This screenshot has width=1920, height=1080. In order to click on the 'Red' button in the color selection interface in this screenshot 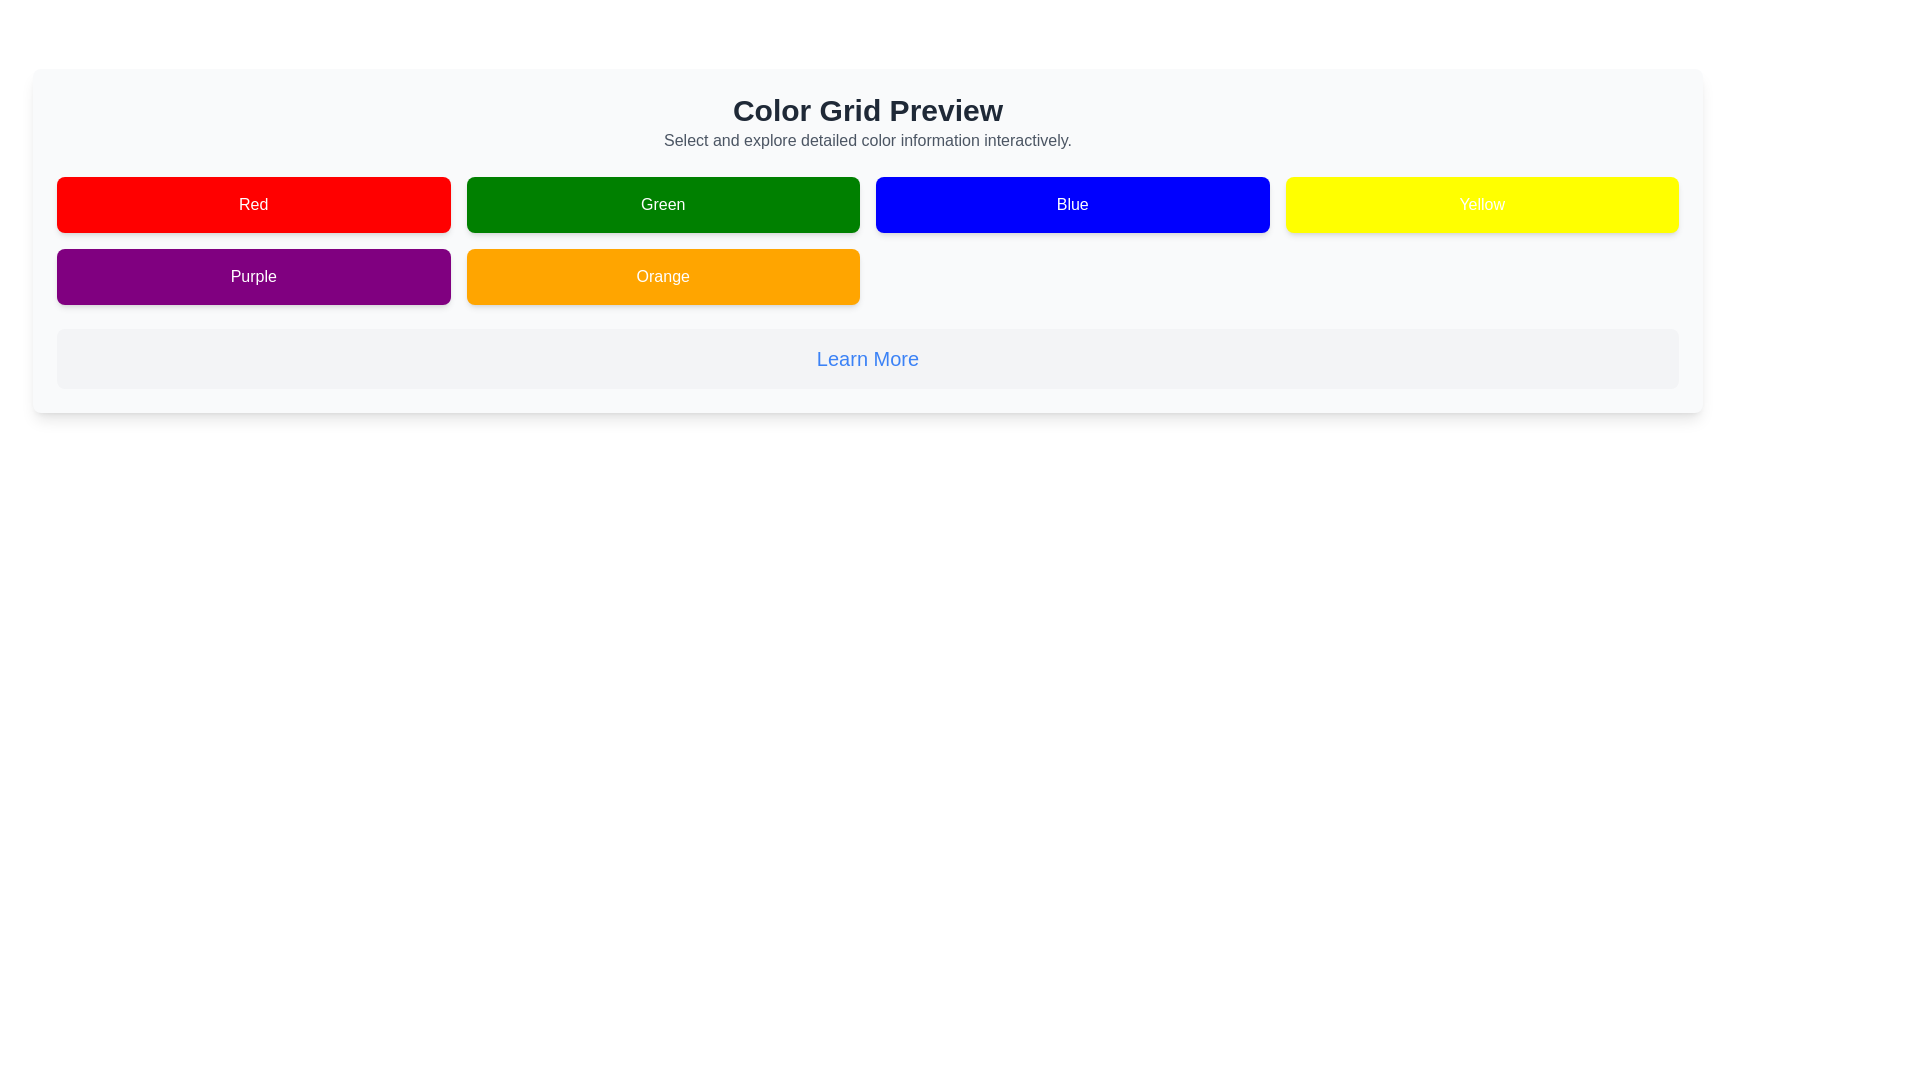, I will do `click(252, 204)`.